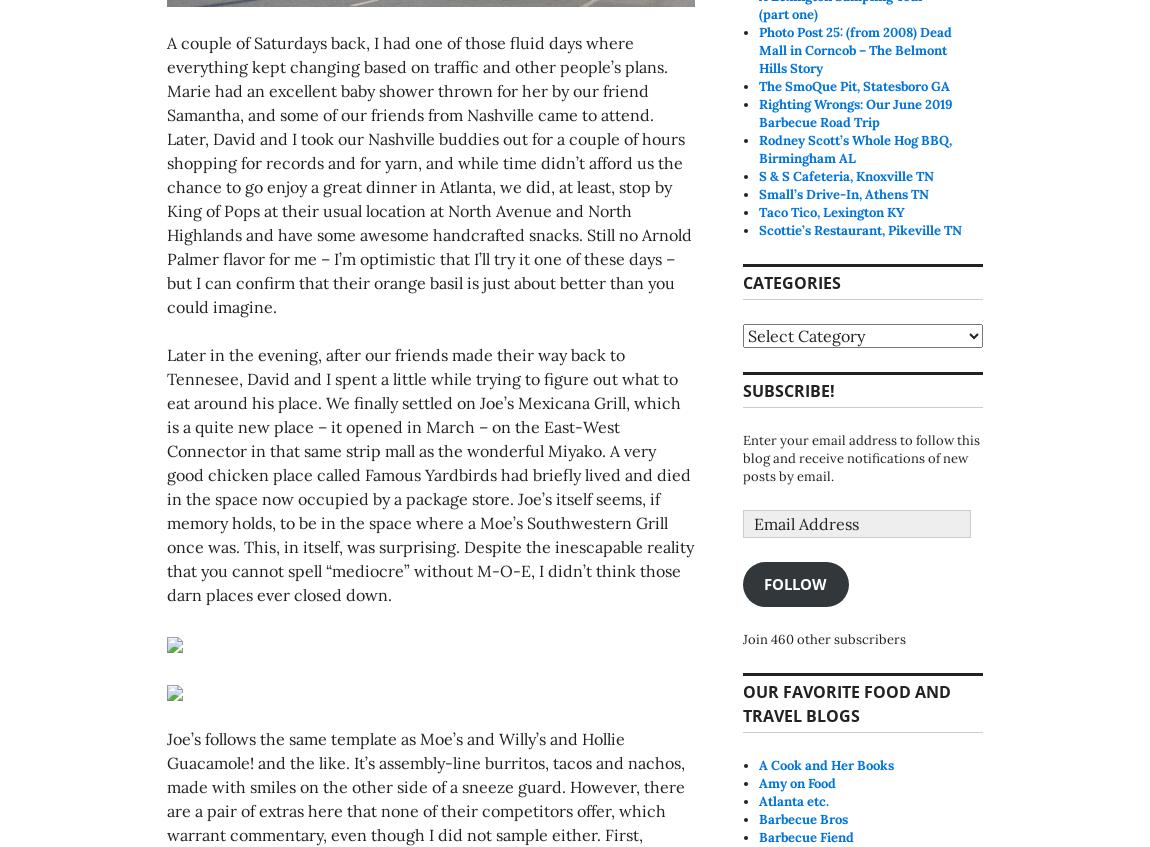  Describe the element at coordinates (758, 147) in the screenshot. I see `'Rodney Scott’s Whole Hog BBQ, Birmingham AL'` at that location.